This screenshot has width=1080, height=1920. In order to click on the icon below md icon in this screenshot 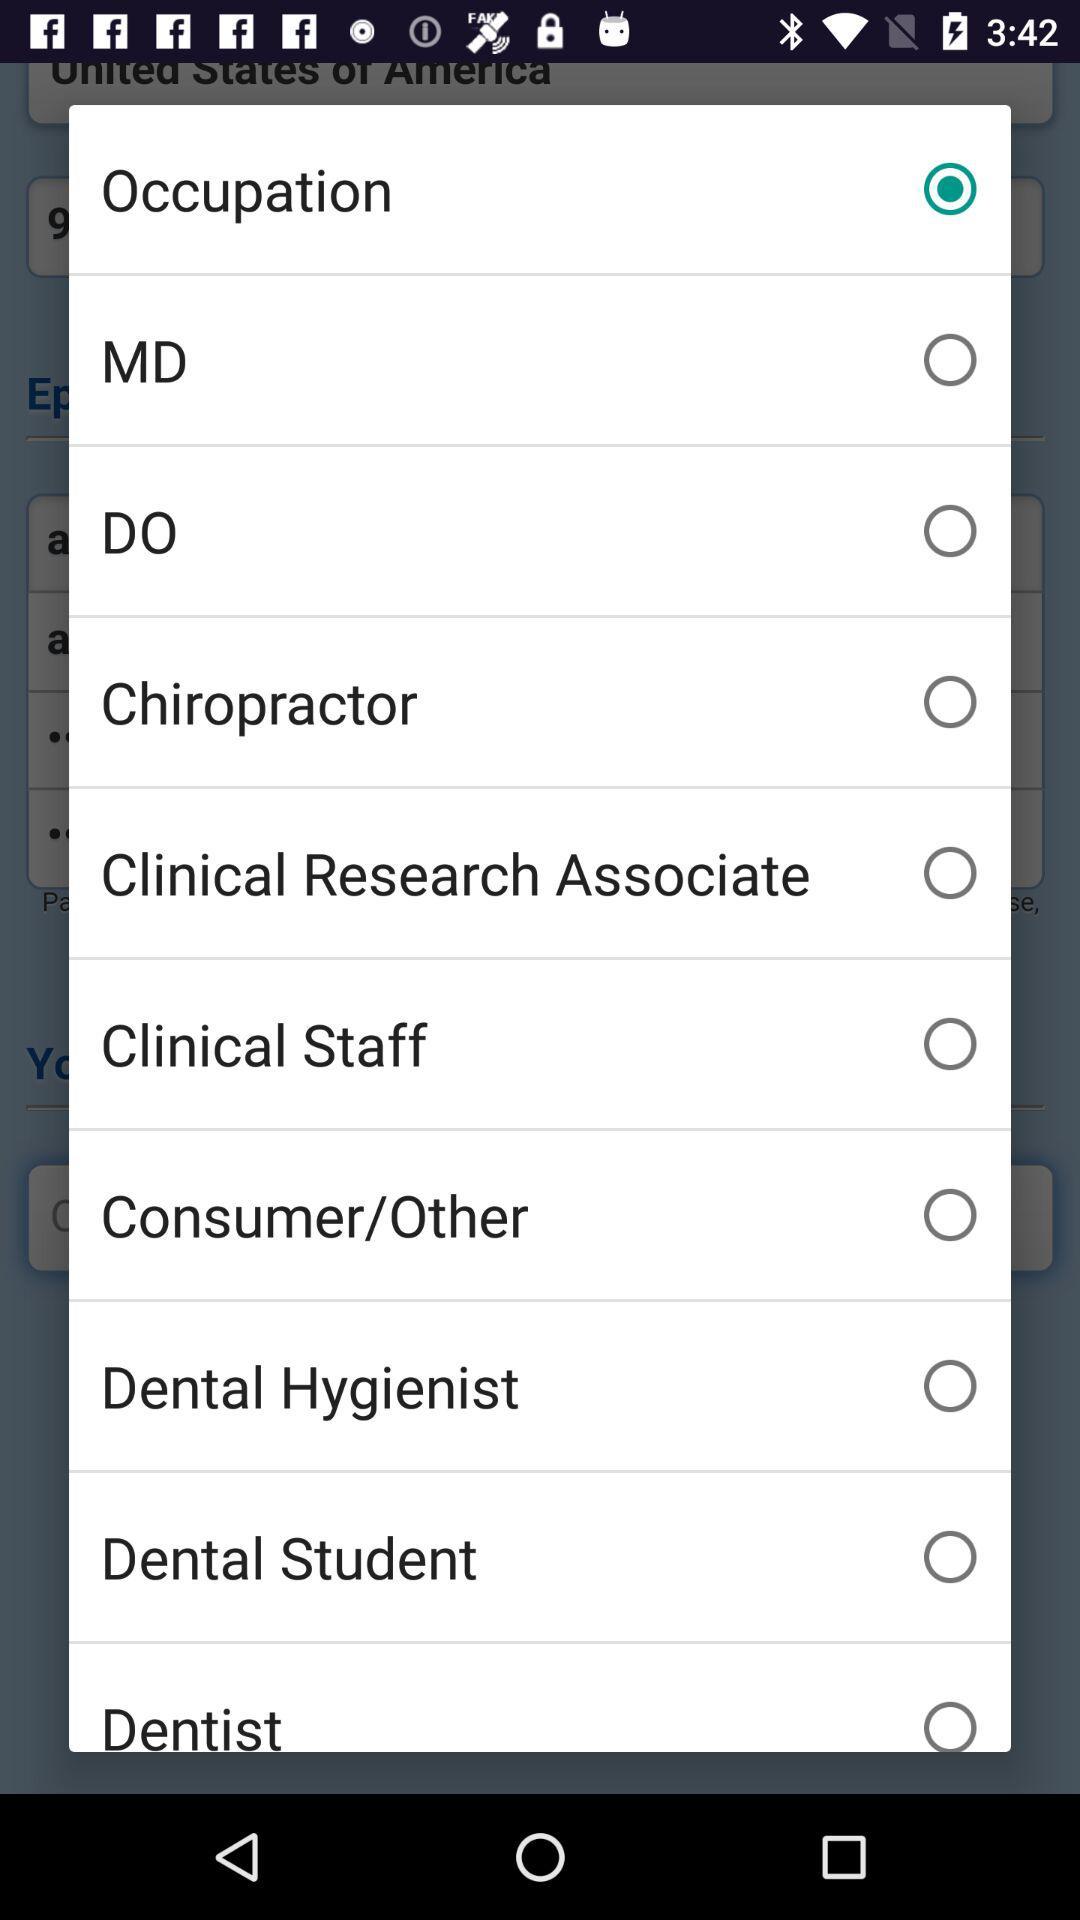, I will do `click(540, 531)`.